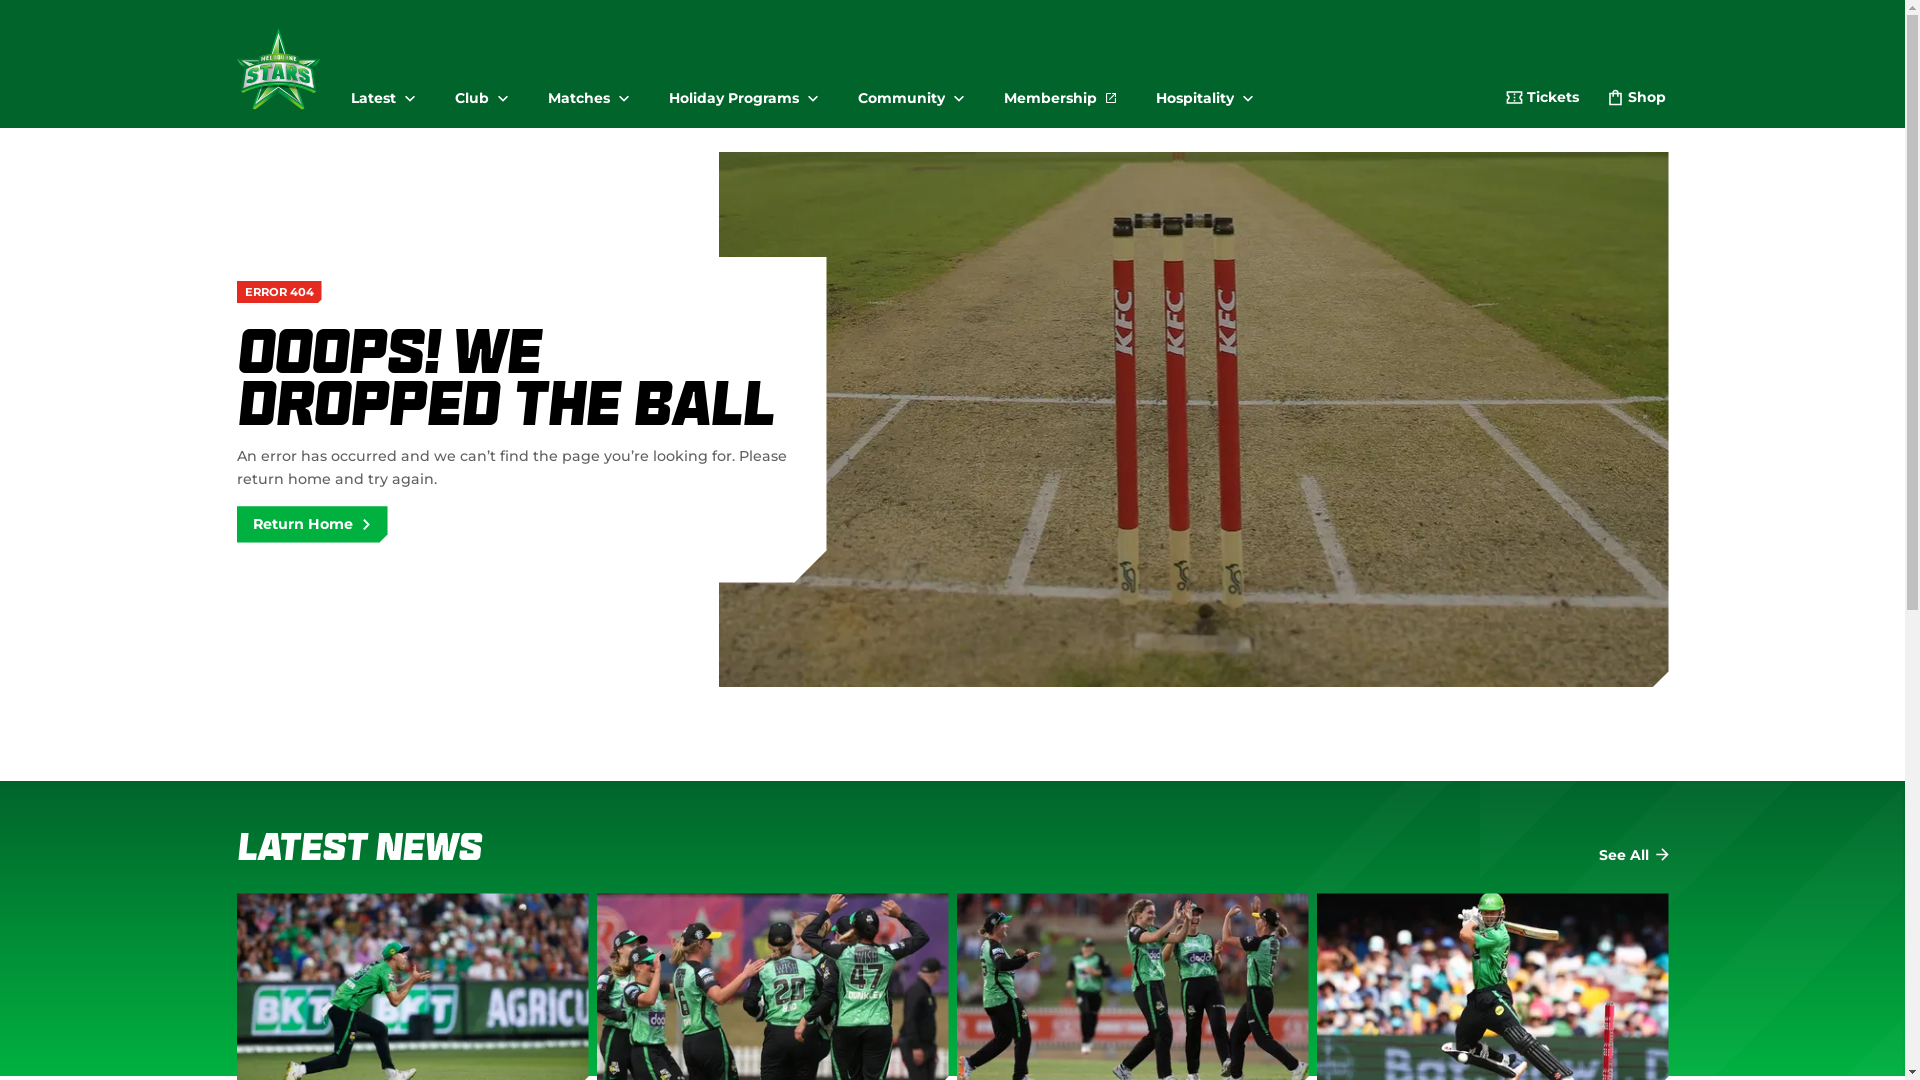 The height and width of the screenshot is (1080, 1920). I want to click on 'Membership, so click(983, 88).